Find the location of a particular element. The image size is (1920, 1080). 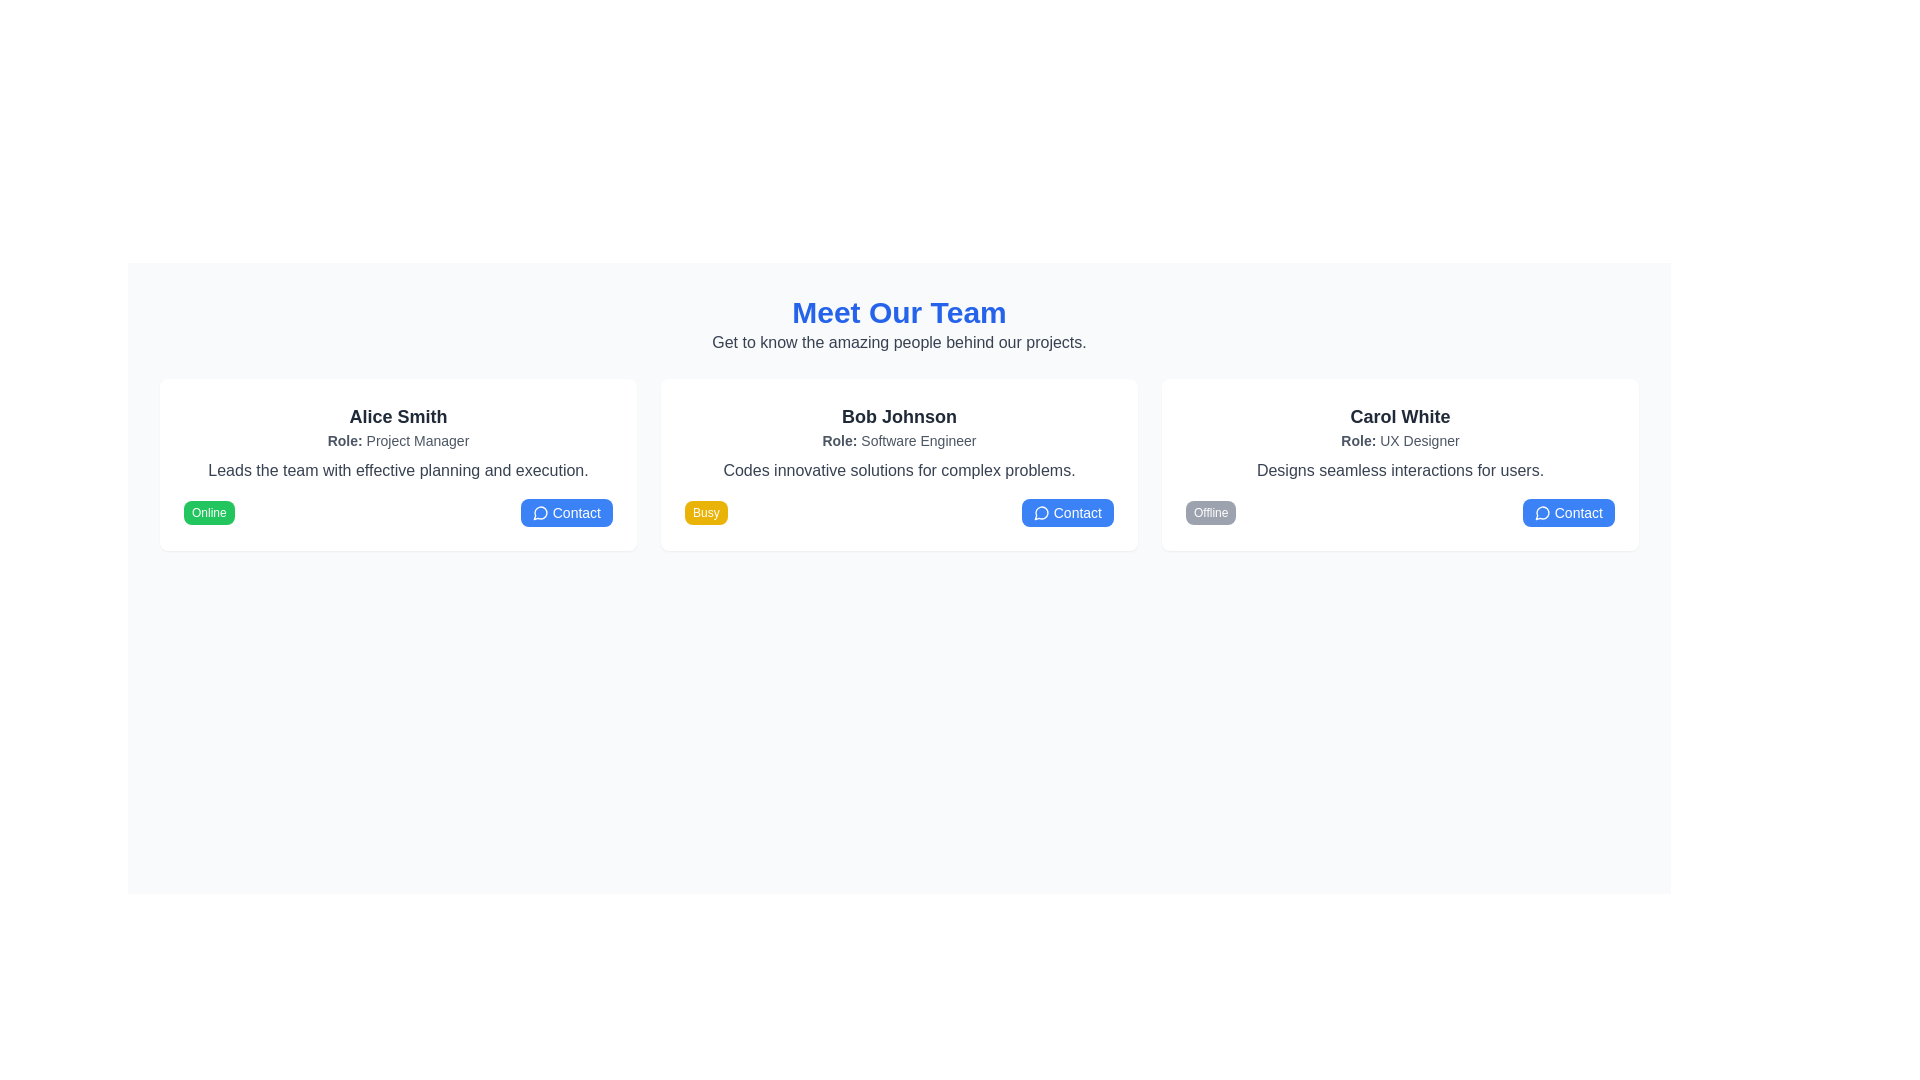

the Status Indicator Badge next to the 'Contact' button for 'Alice Smith' in the 'Meet Our Team' section, which has a green background and displays 'Online' is located at coordinates (209, 512).